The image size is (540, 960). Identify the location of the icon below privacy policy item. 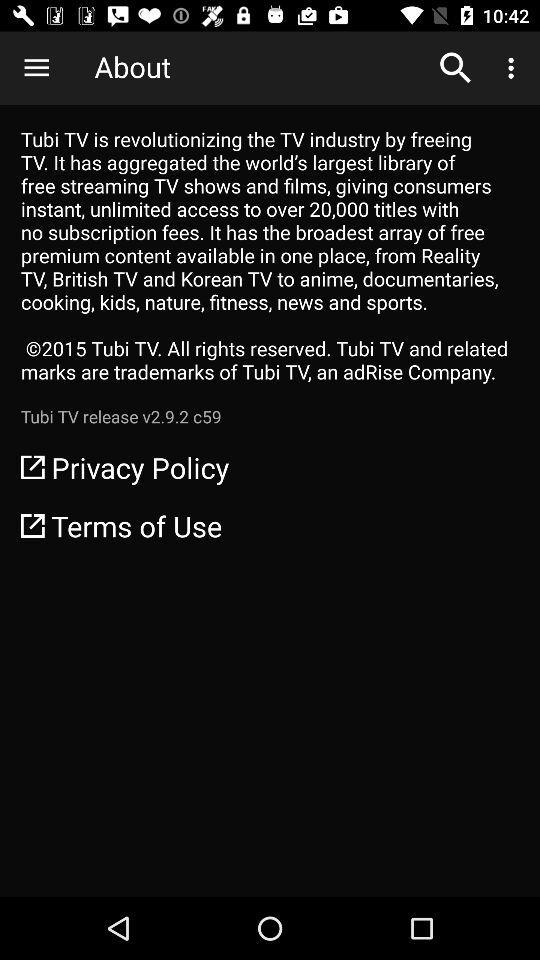
(270, 524).